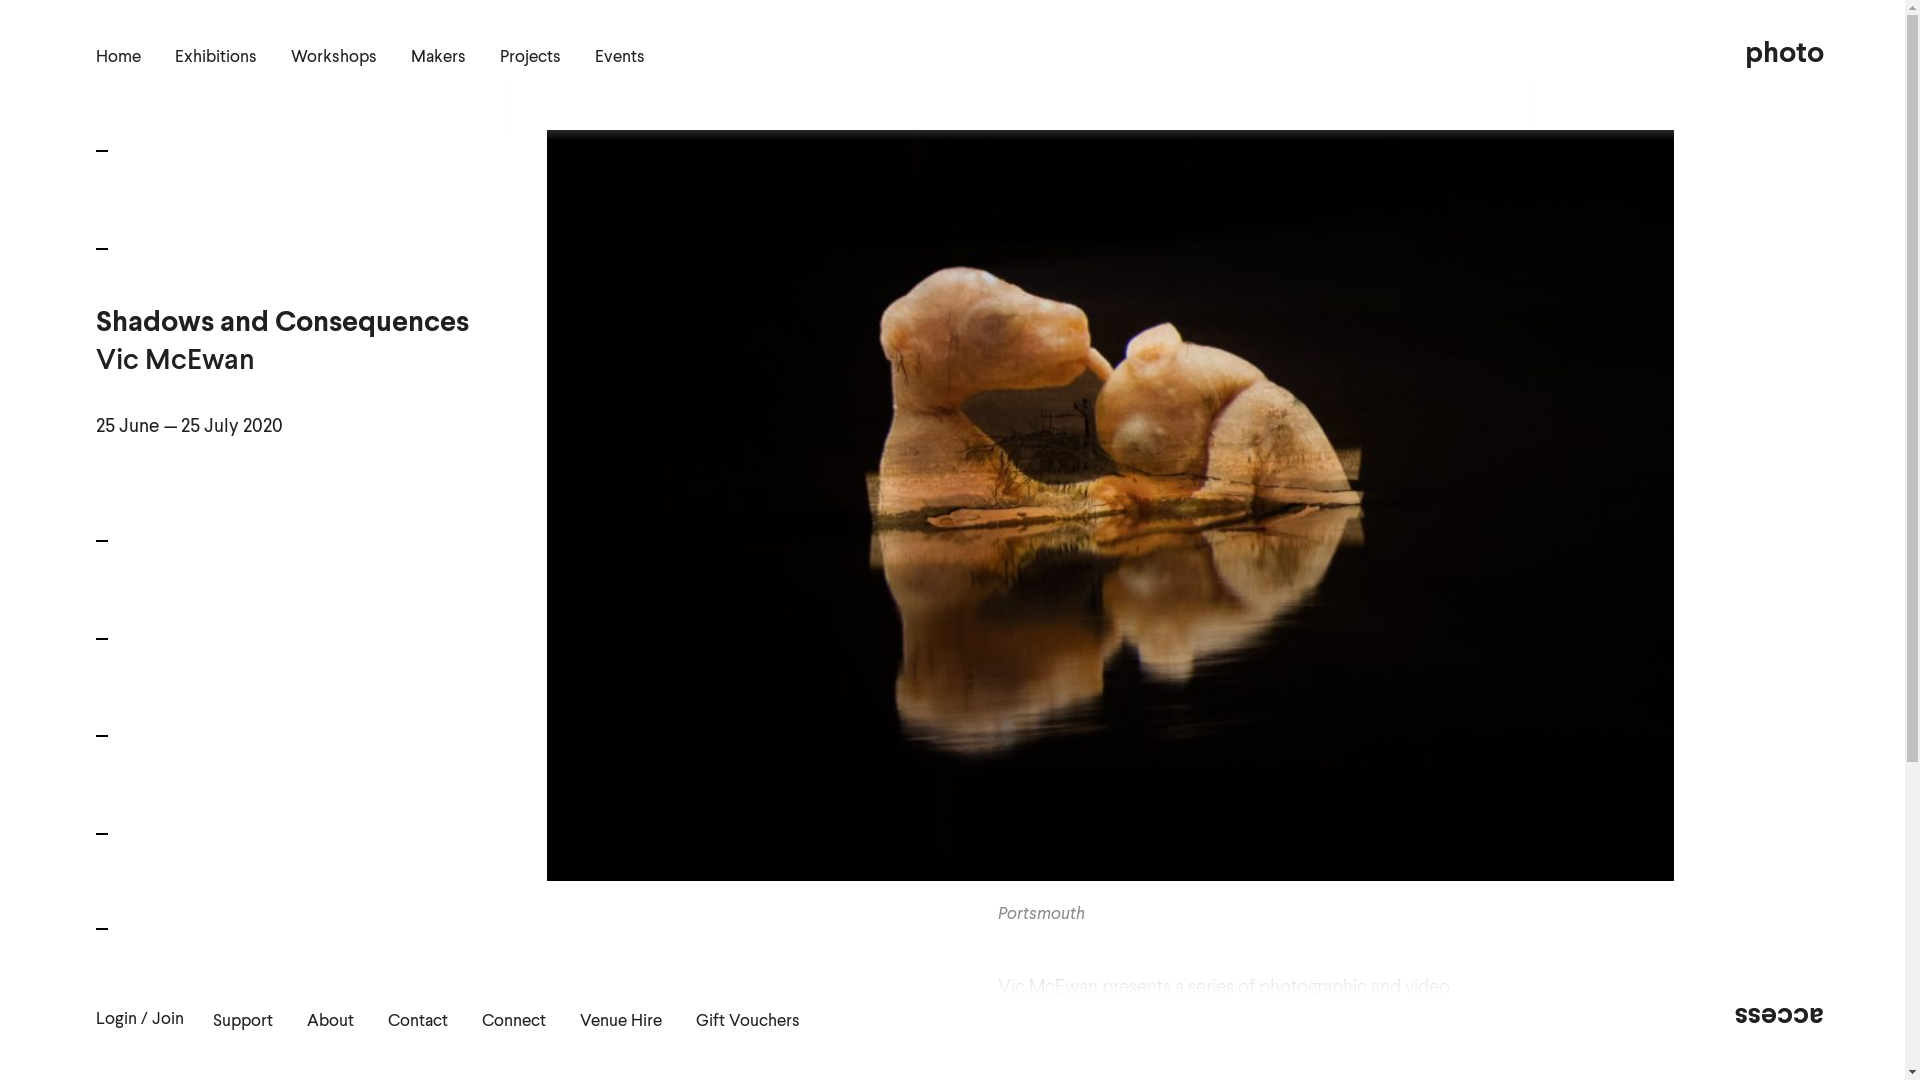  Describe the element at coordinates (334, 56) in the screenshot. I see `'Workshops'` at that location.